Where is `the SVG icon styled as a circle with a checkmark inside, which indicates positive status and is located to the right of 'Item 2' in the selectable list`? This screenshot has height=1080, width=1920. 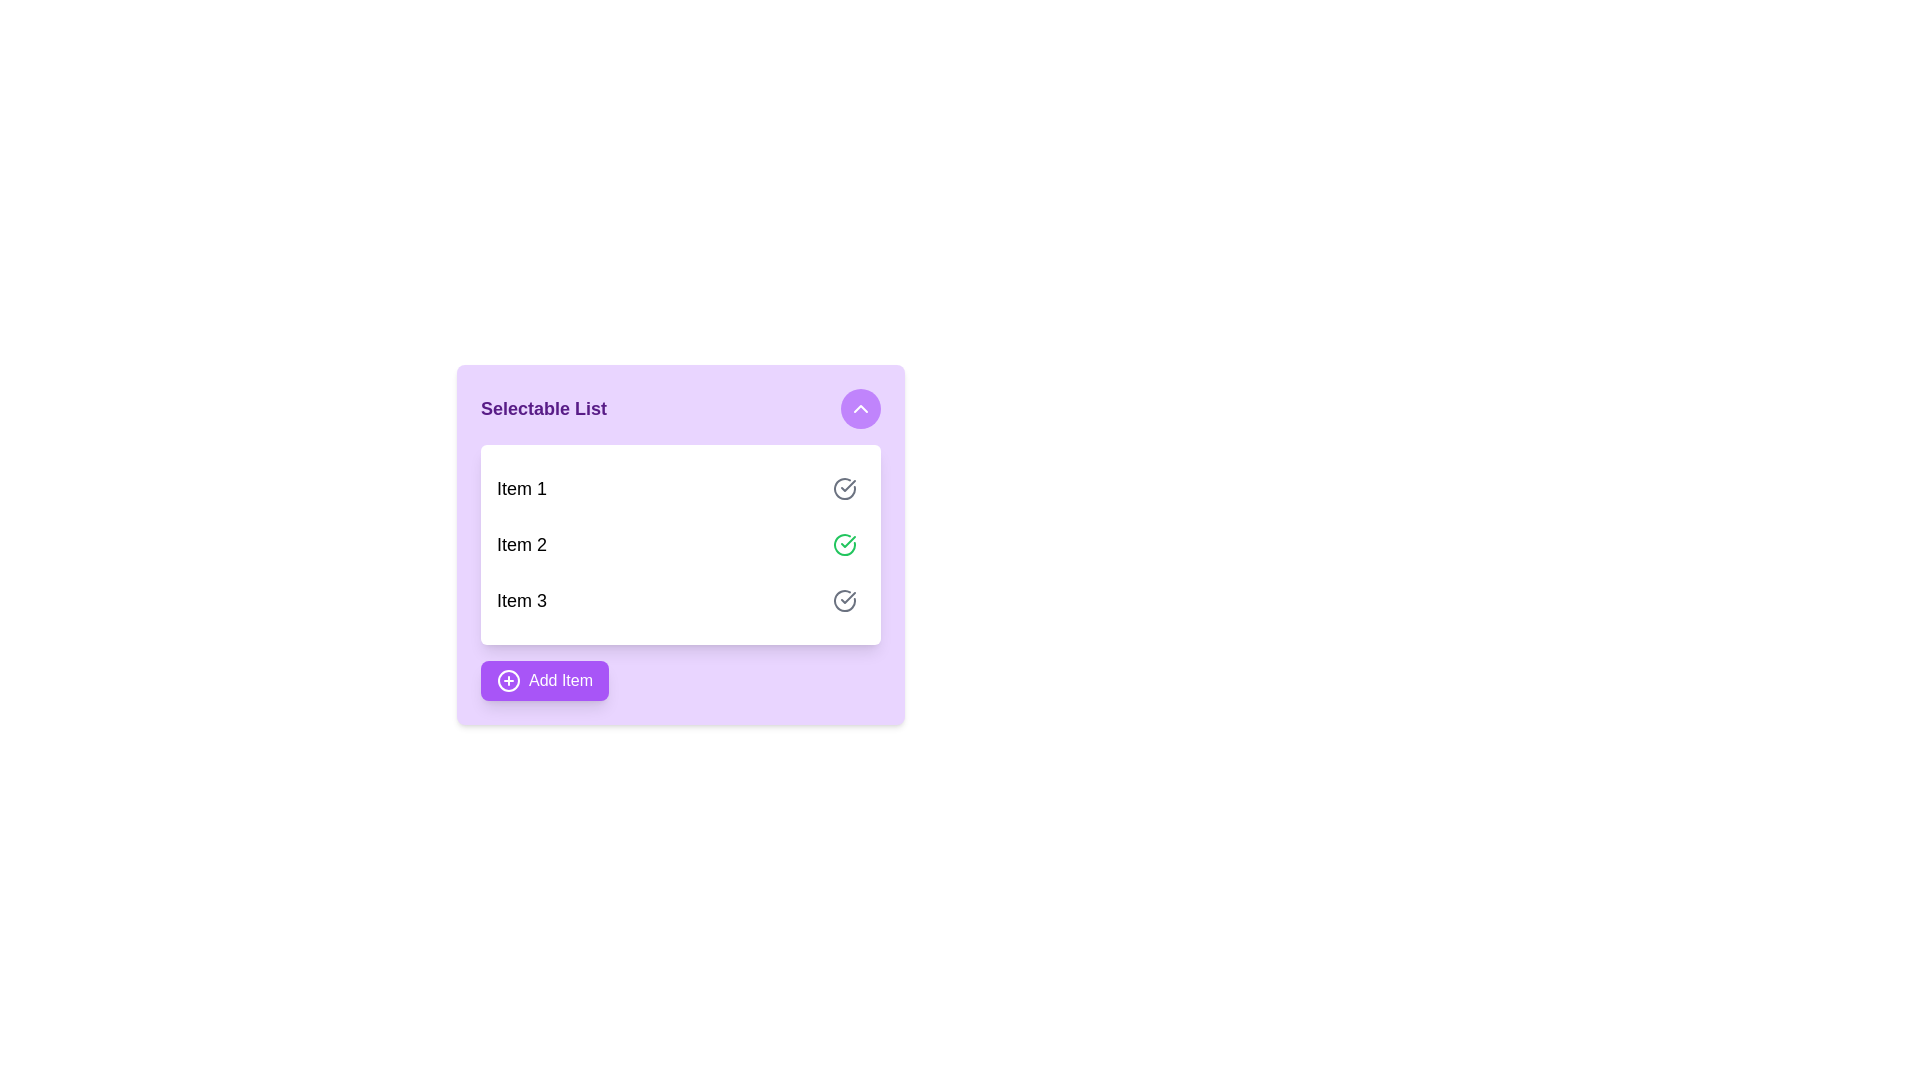 the SVG icon styled as a circle with a checkmark inside, which indicates positive status and is located to the right of 'Item 2' in the selectable list is located at coordinates (844, 544).